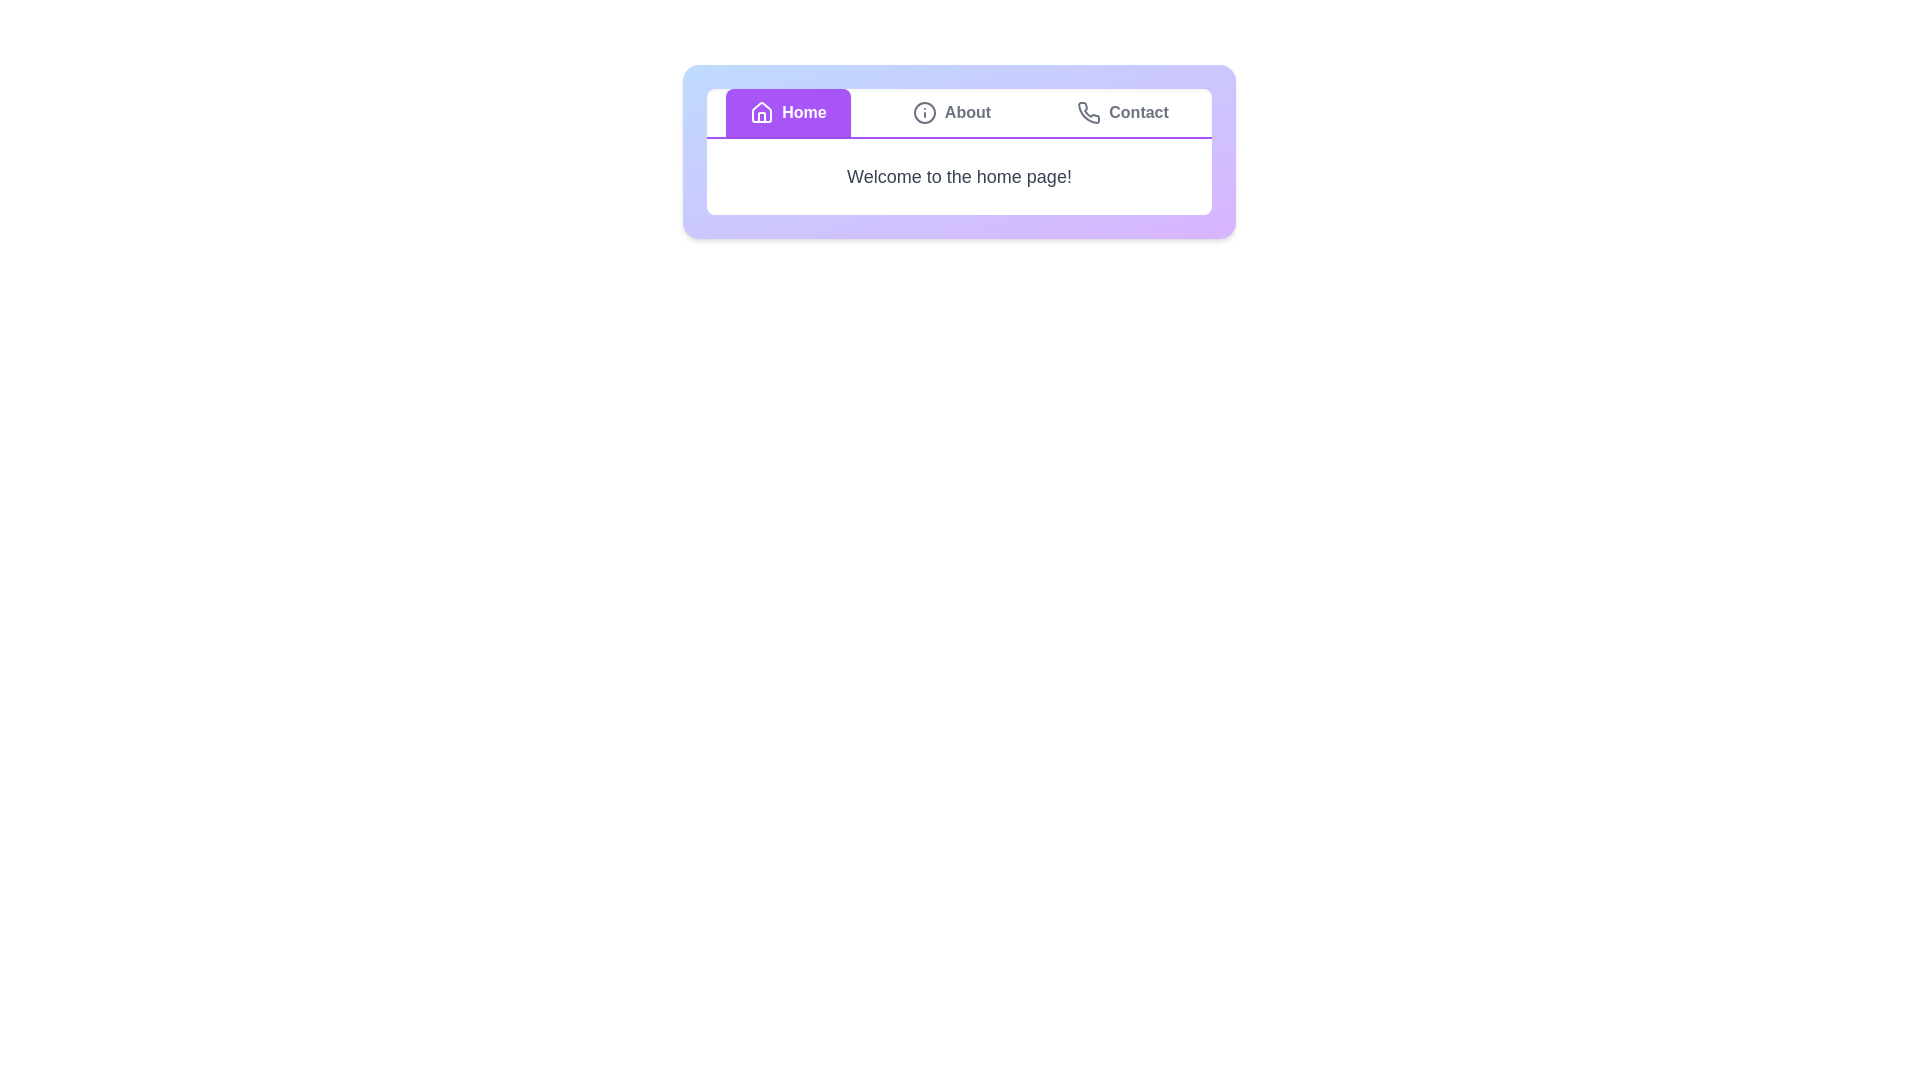 Image resolution: width=1920 pixels, height=1080 pixels. I want to click on the Contact tab by clicking on it, so click(1123, 112).